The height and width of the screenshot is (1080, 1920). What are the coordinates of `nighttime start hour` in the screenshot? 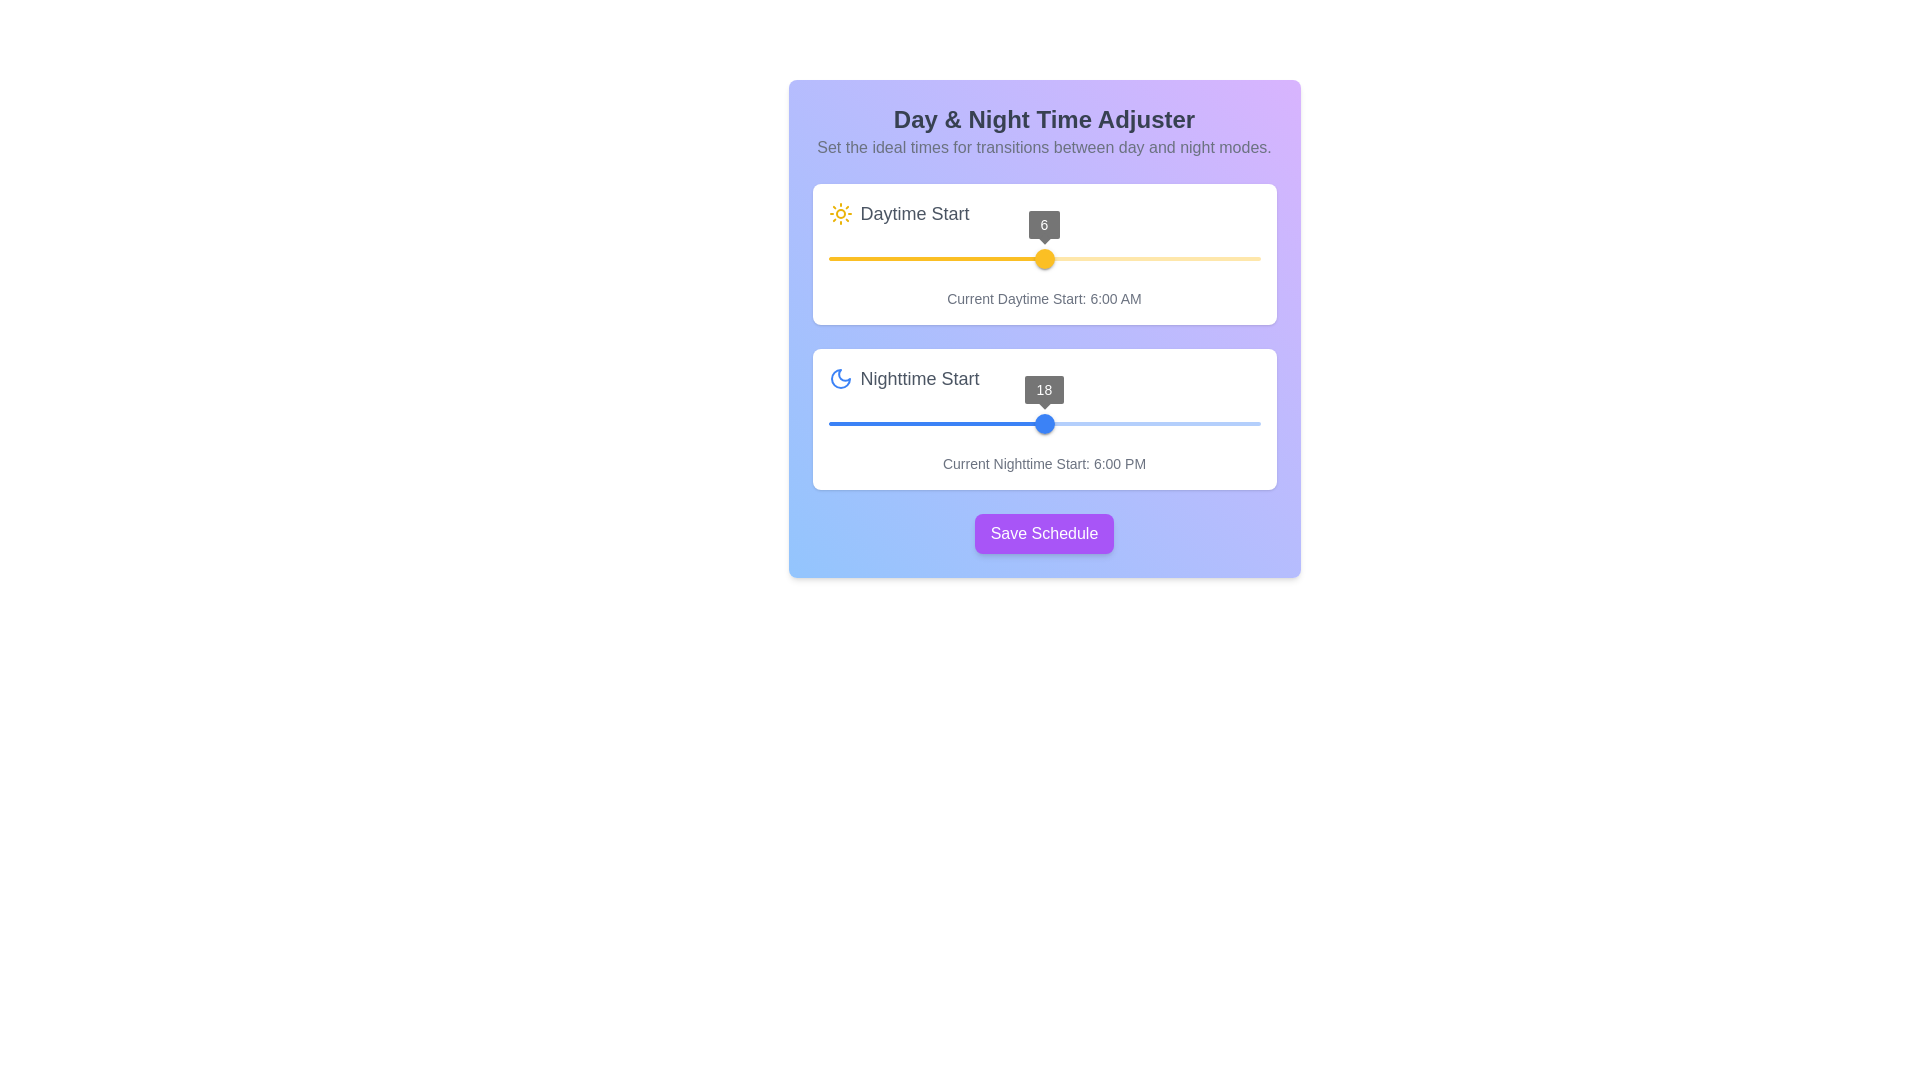 It's located at (1188, 423).